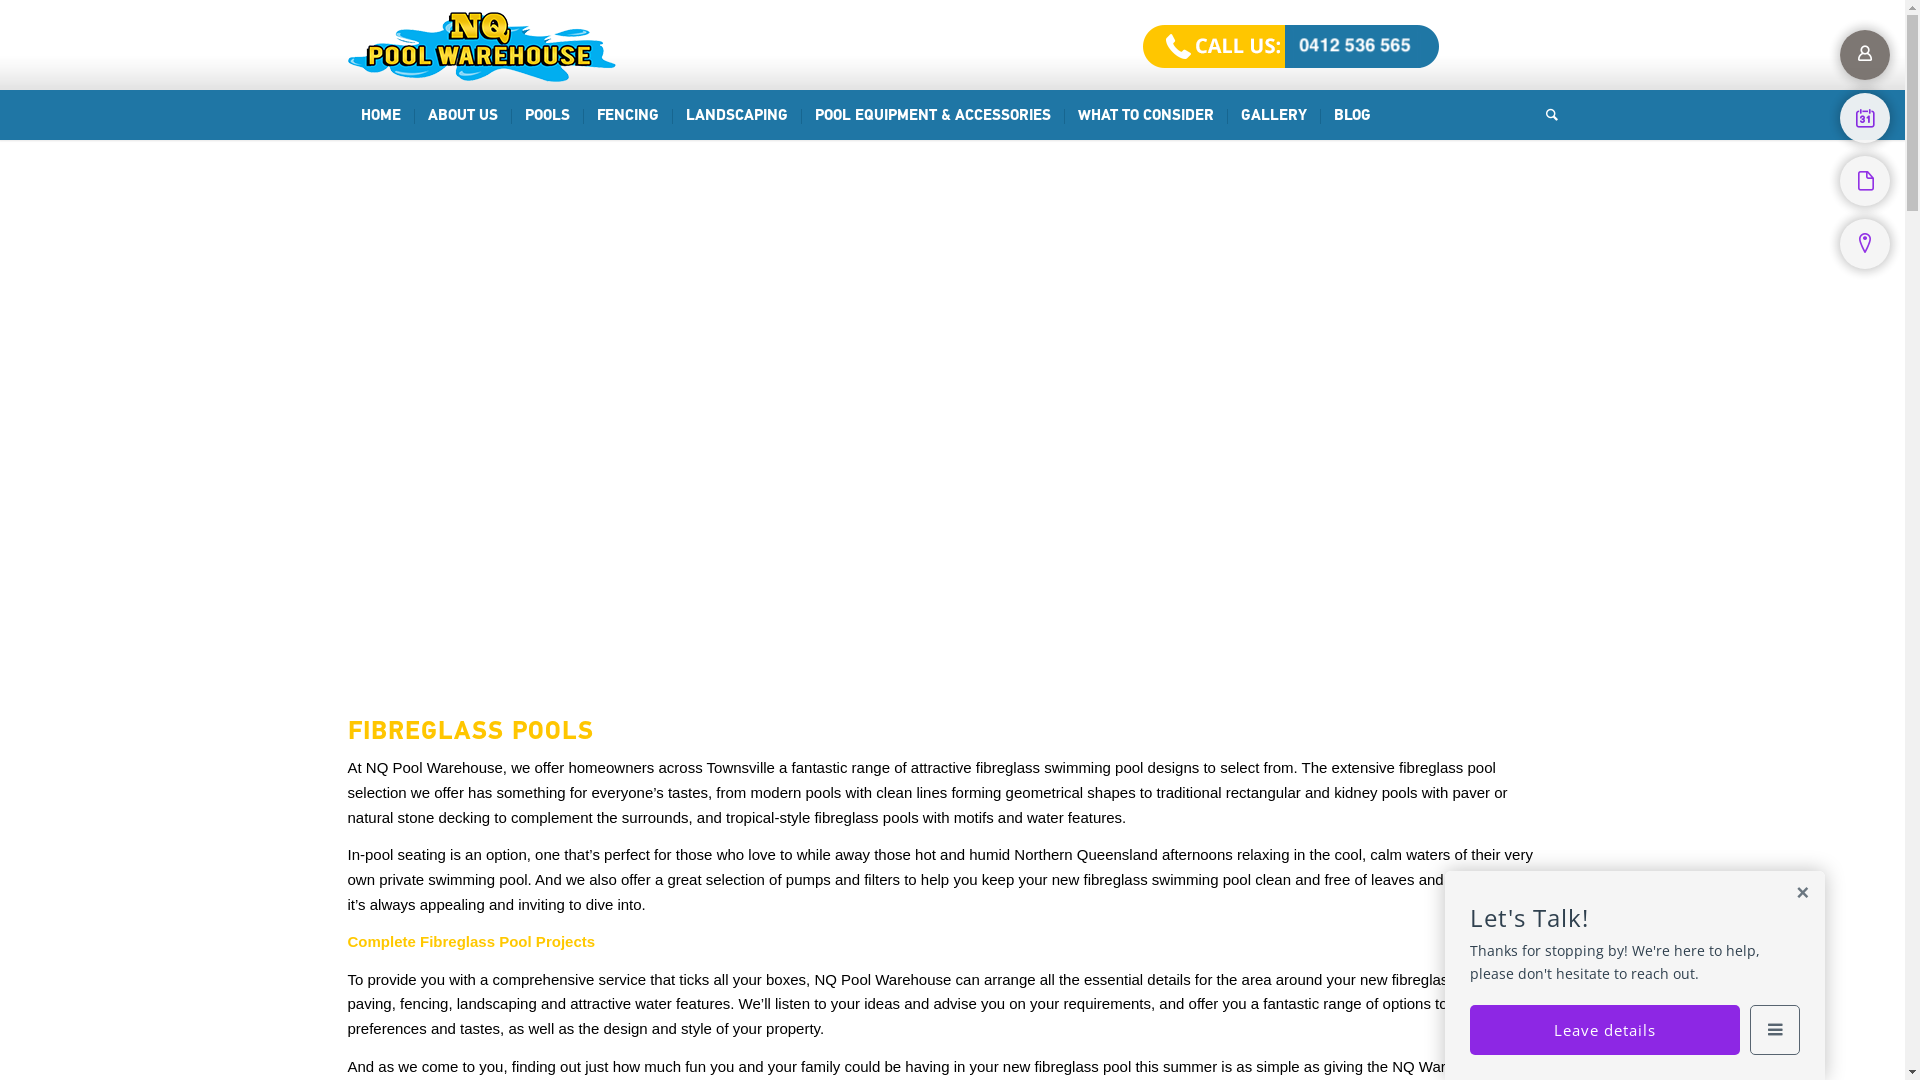  What do you see at coordinates (1271, 115) in the screenshot?
I see `'GALLERY'` at bounding box center [1271, 115].